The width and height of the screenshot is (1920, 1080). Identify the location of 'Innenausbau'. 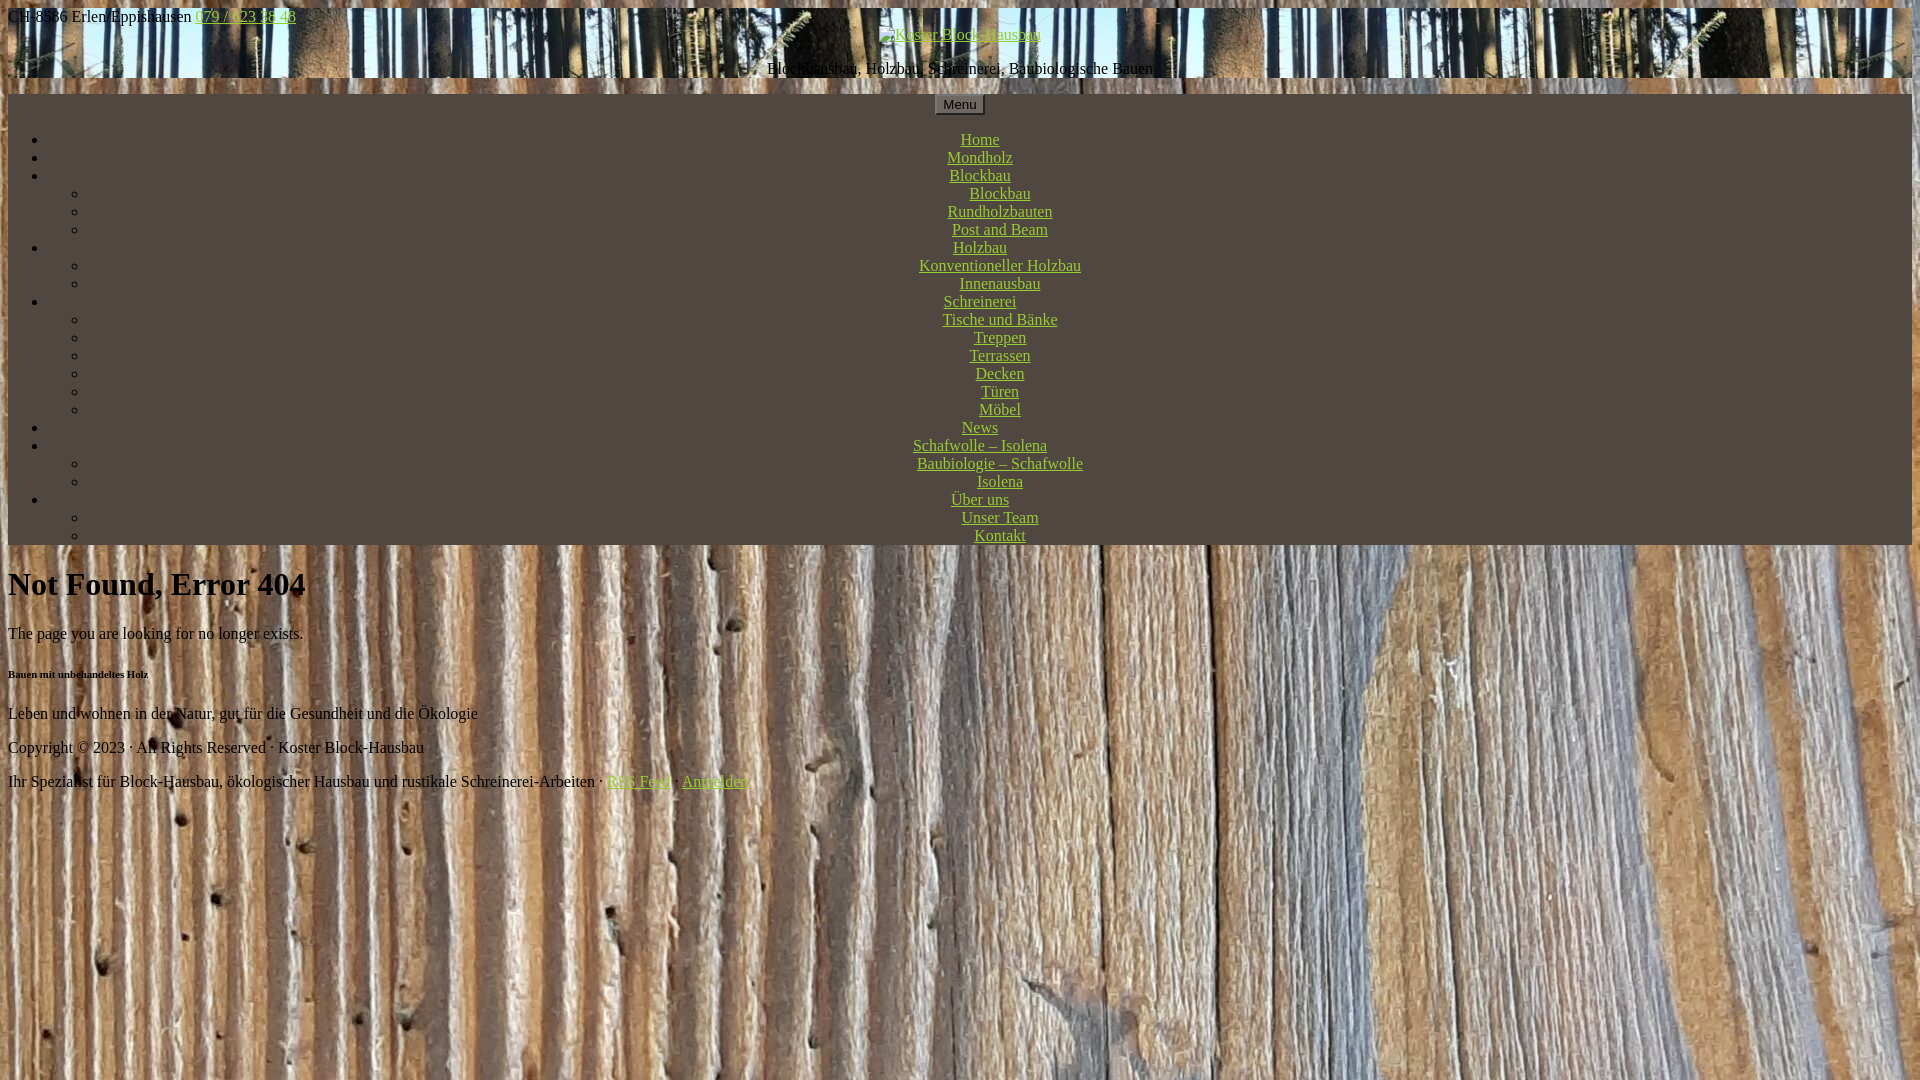
(1000, 283).